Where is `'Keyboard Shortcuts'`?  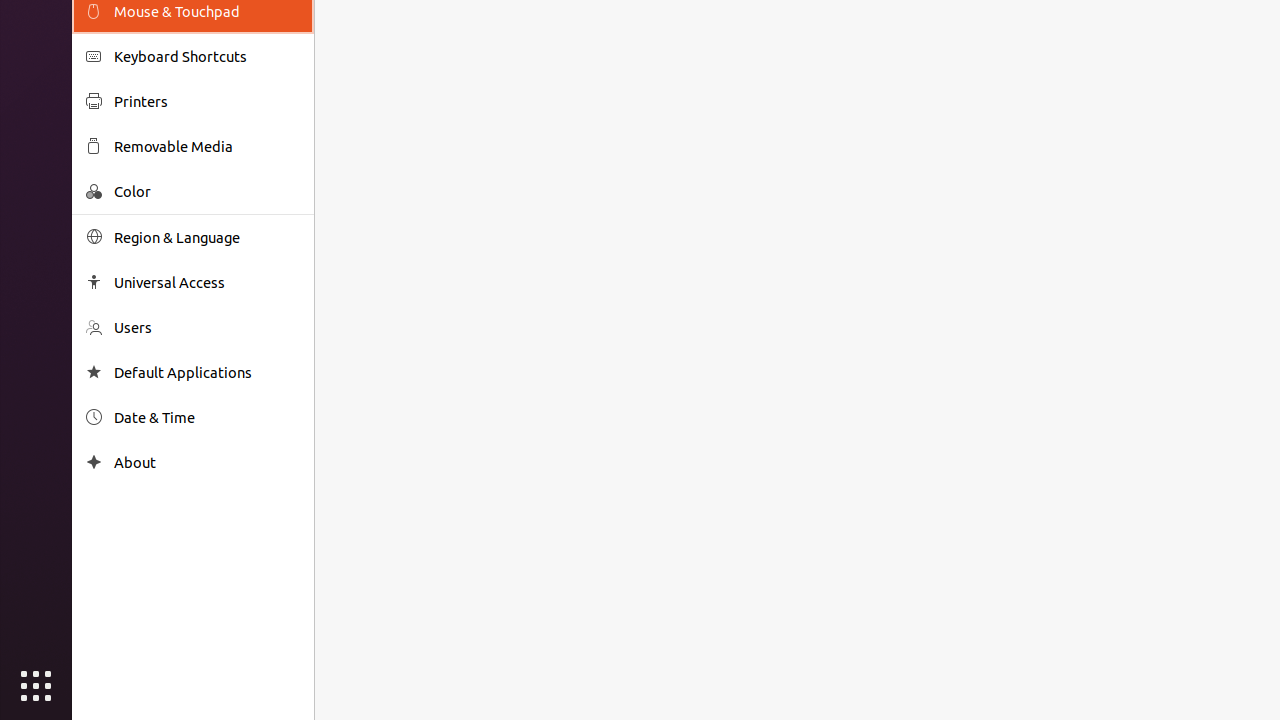 'Keyboard Shortcuts' is located at coordinates (206, 55).